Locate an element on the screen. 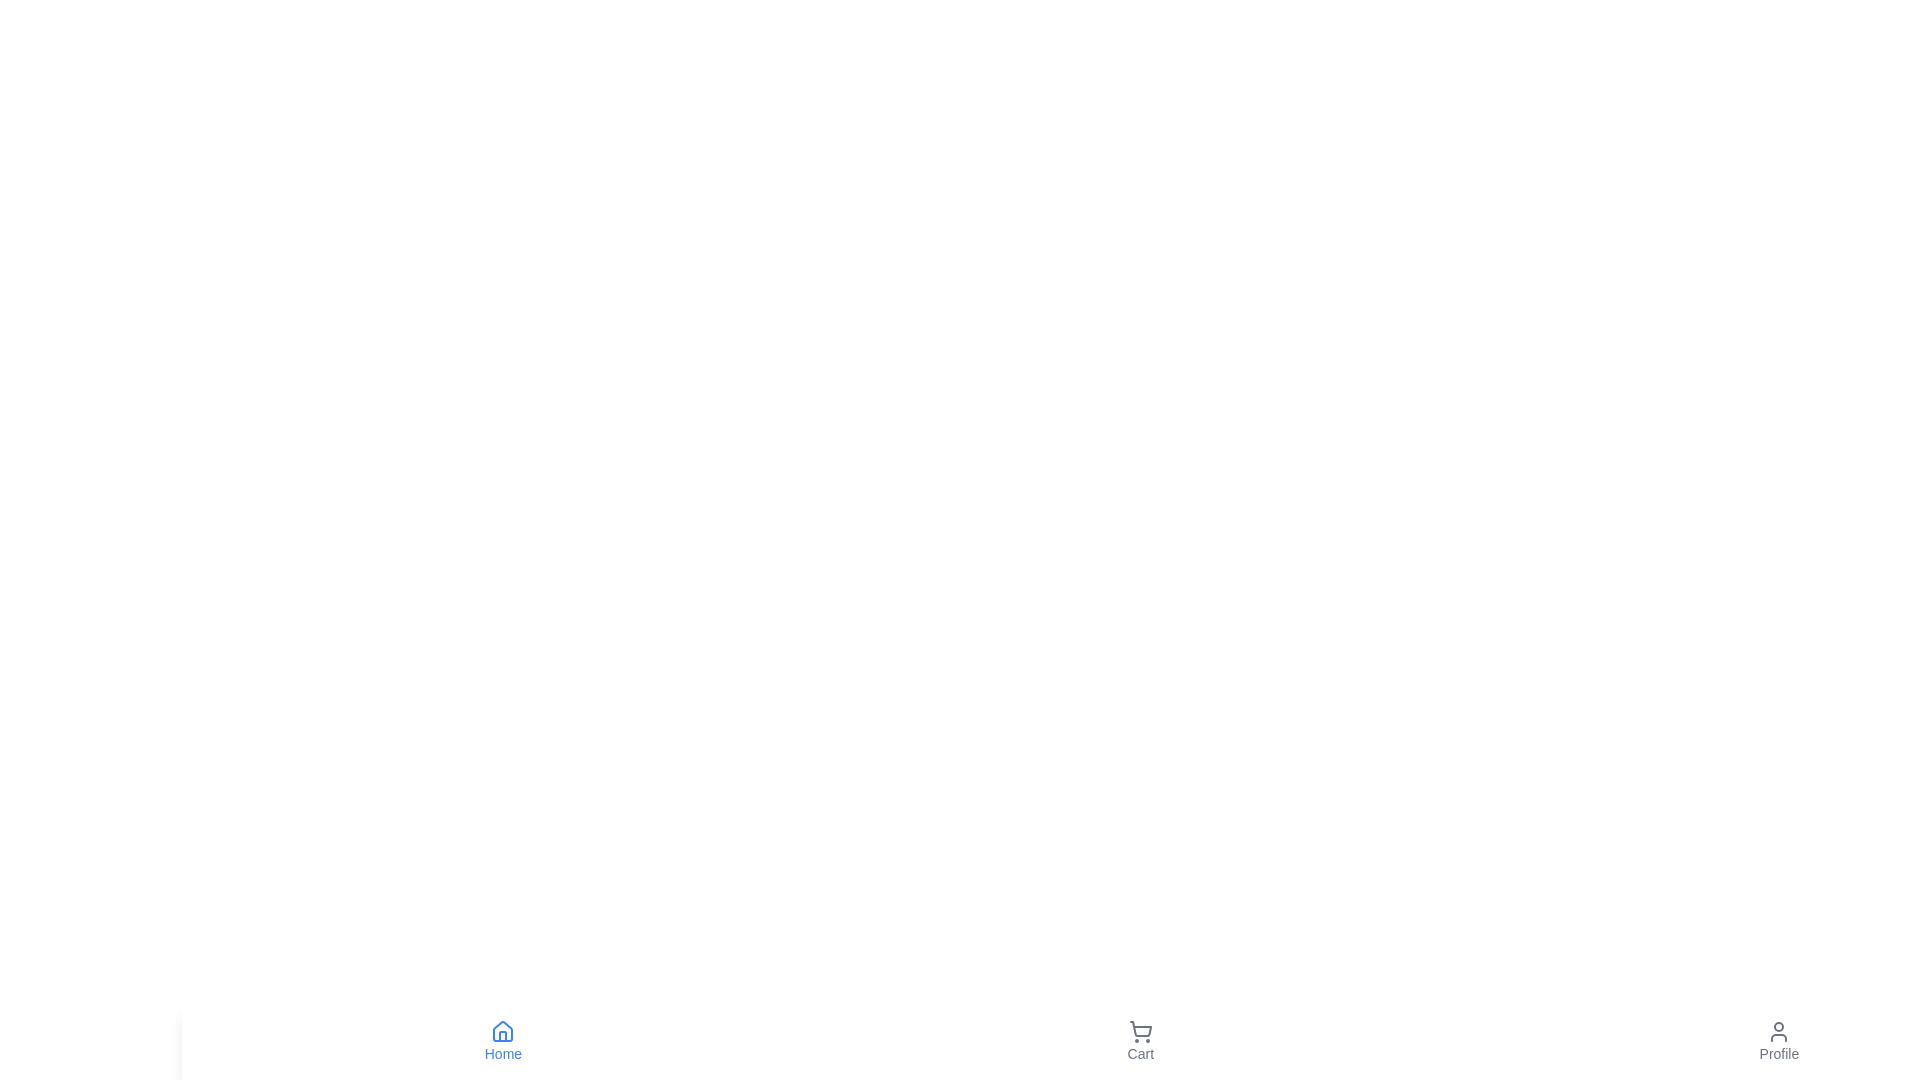 Image resolution: width=1920 pixels, height=1080 pixels. the navigation item Profile is located at coordinates (1779, 1040).